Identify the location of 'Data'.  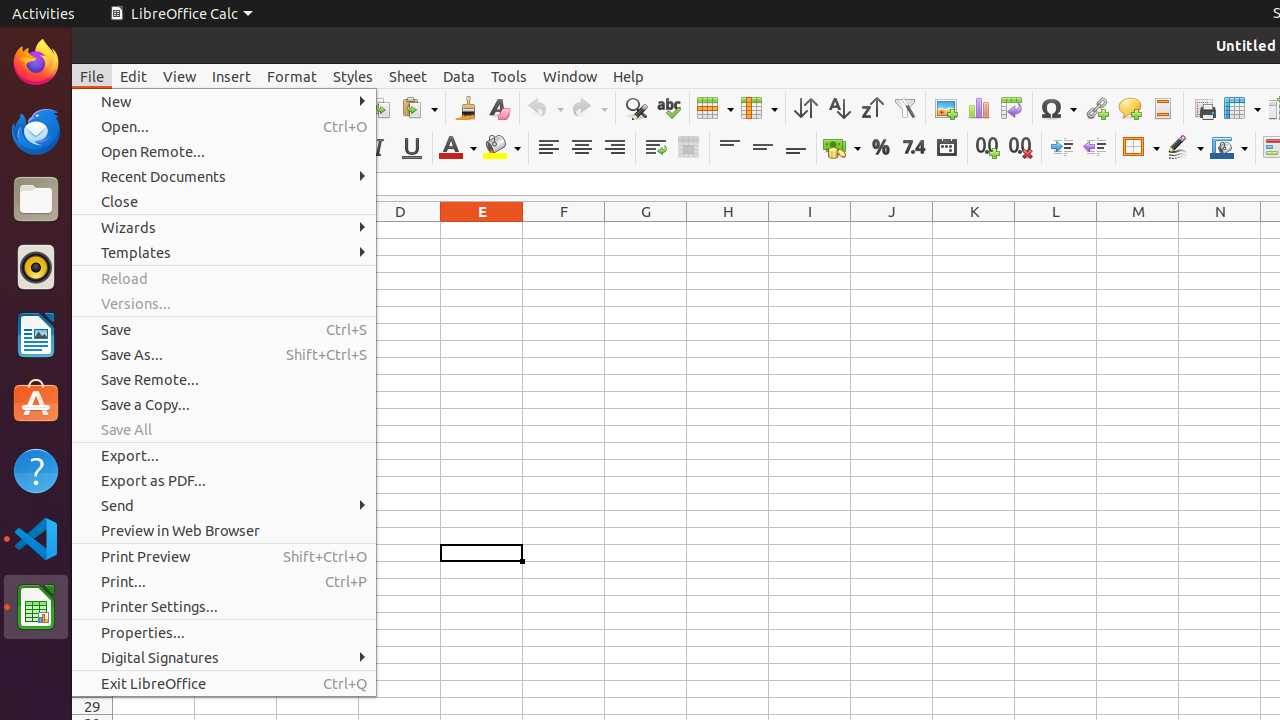
(458, 75).